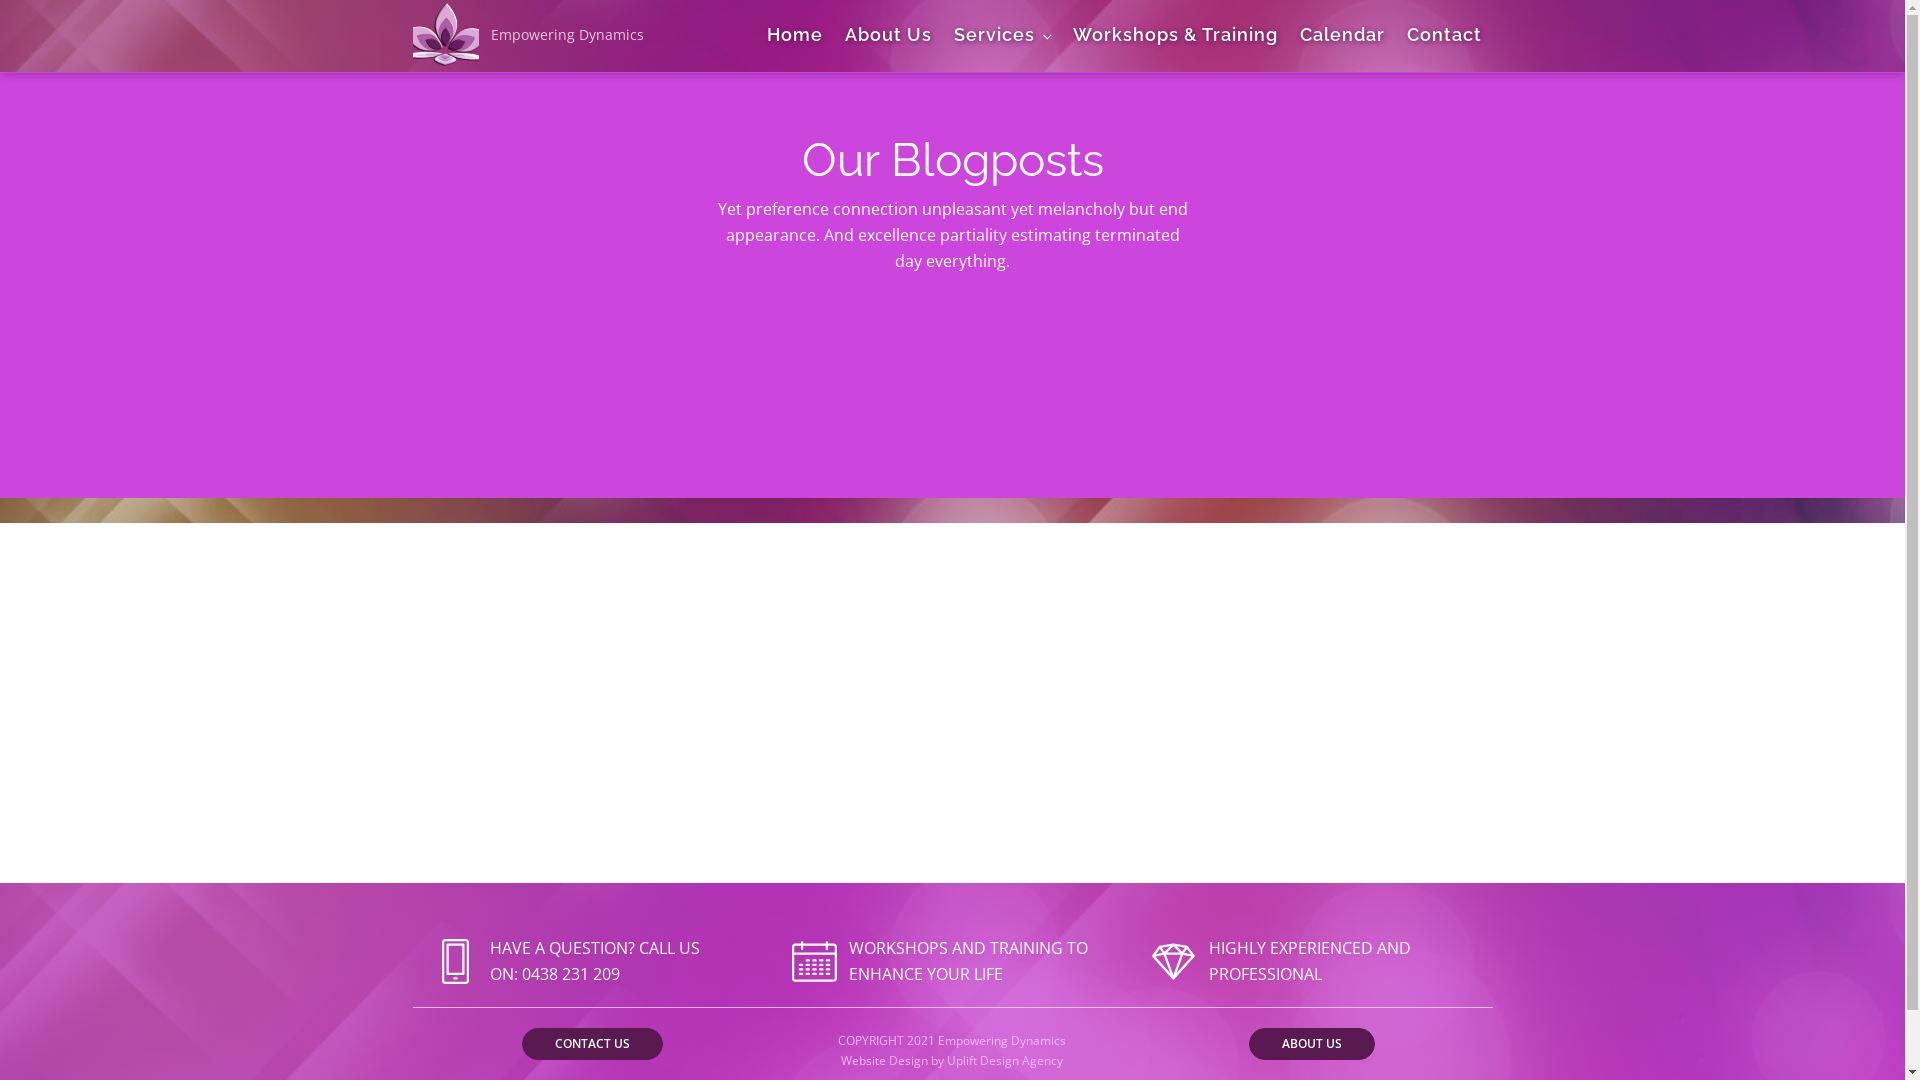 This screenshot has height=1080, width=1920. What do you see at coordinates (1395, 35) in the screenshot?
I see `'Contact'` at bounding box center [1395, 35].